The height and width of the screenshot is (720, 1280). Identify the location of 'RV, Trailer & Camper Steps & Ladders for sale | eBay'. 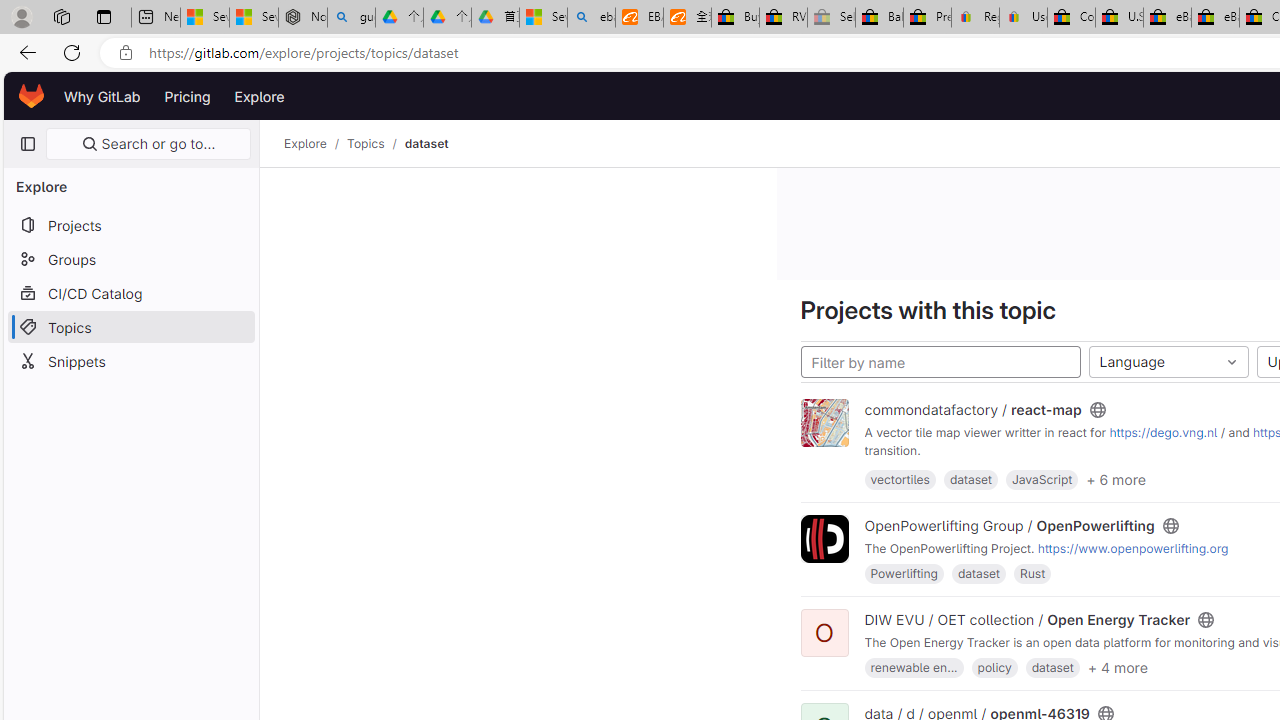
(783, 17).